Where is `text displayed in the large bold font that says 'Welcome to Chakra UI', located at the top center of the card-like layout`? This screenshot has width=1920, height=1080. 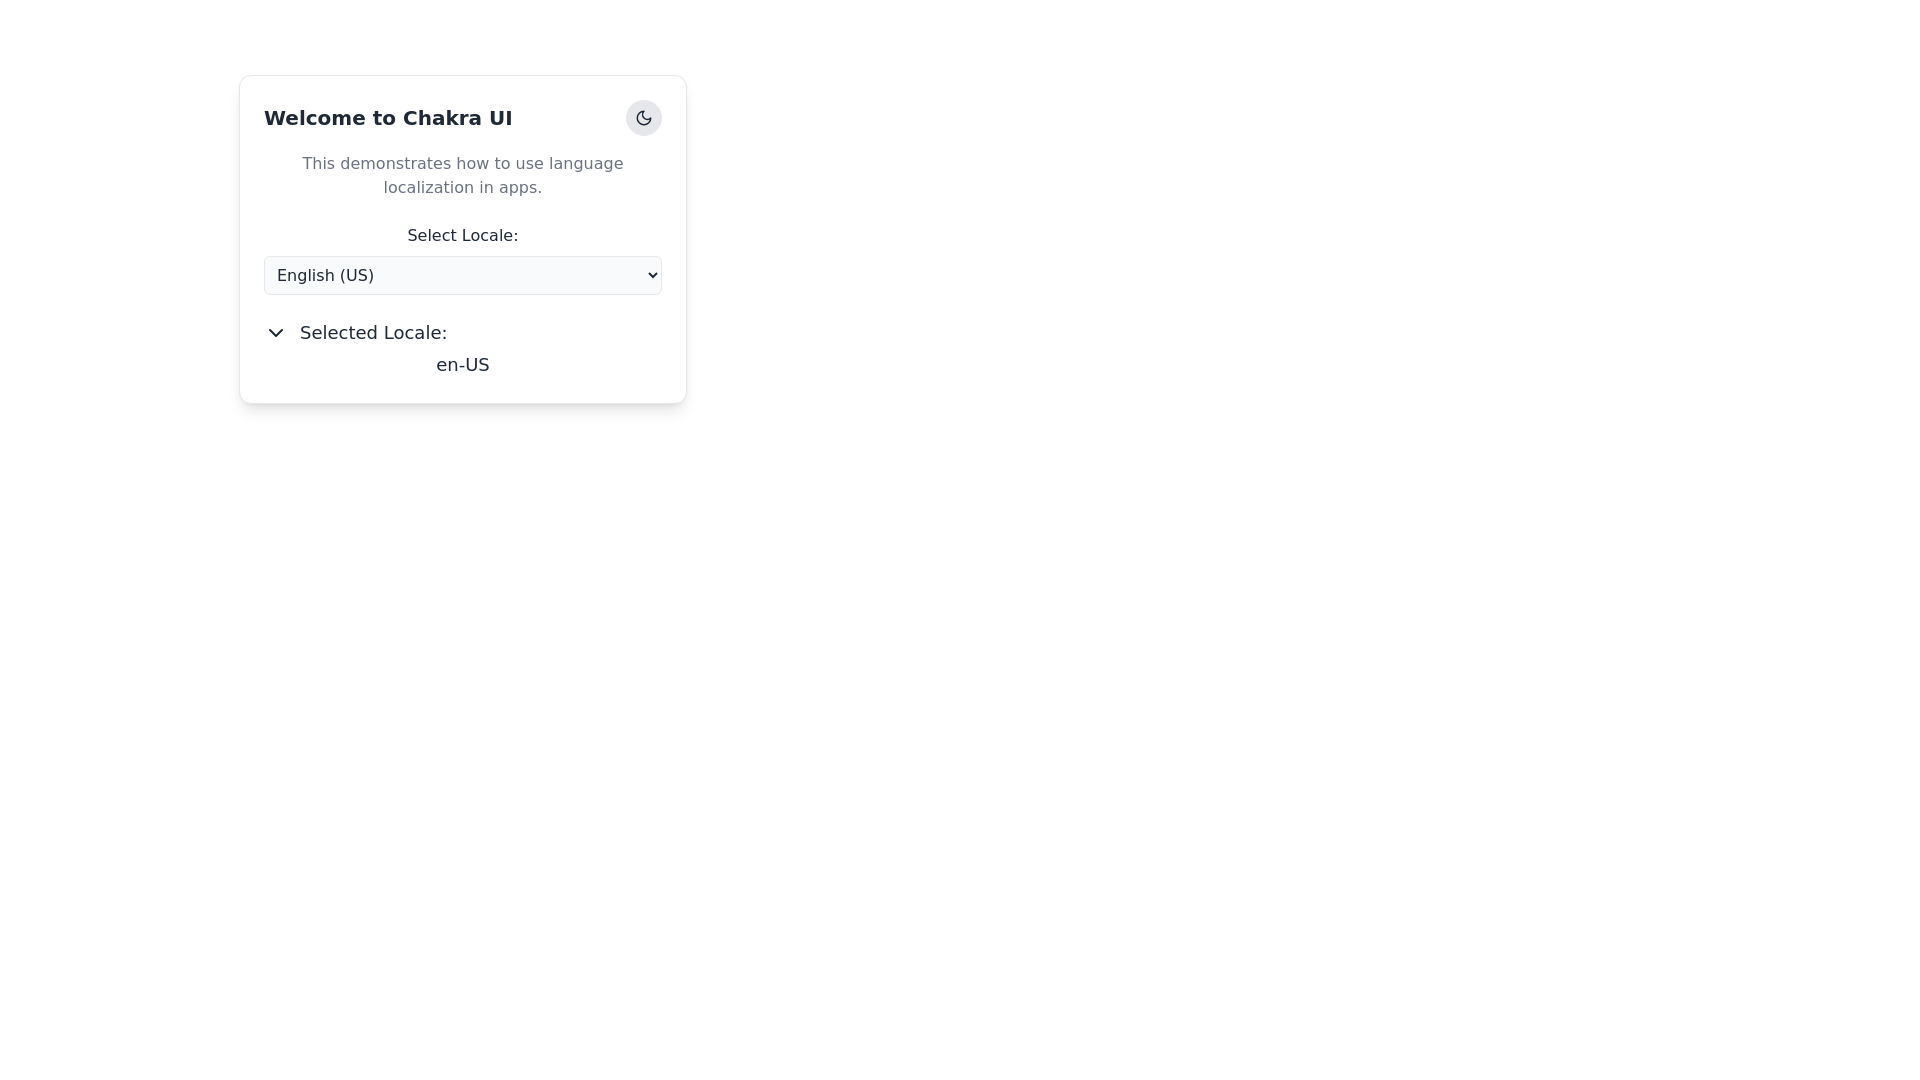 text displayed in the large bold font that says 'Welcome to Chakra UI', located at the top center of the card-like layout is located at coordinates (461, 118).